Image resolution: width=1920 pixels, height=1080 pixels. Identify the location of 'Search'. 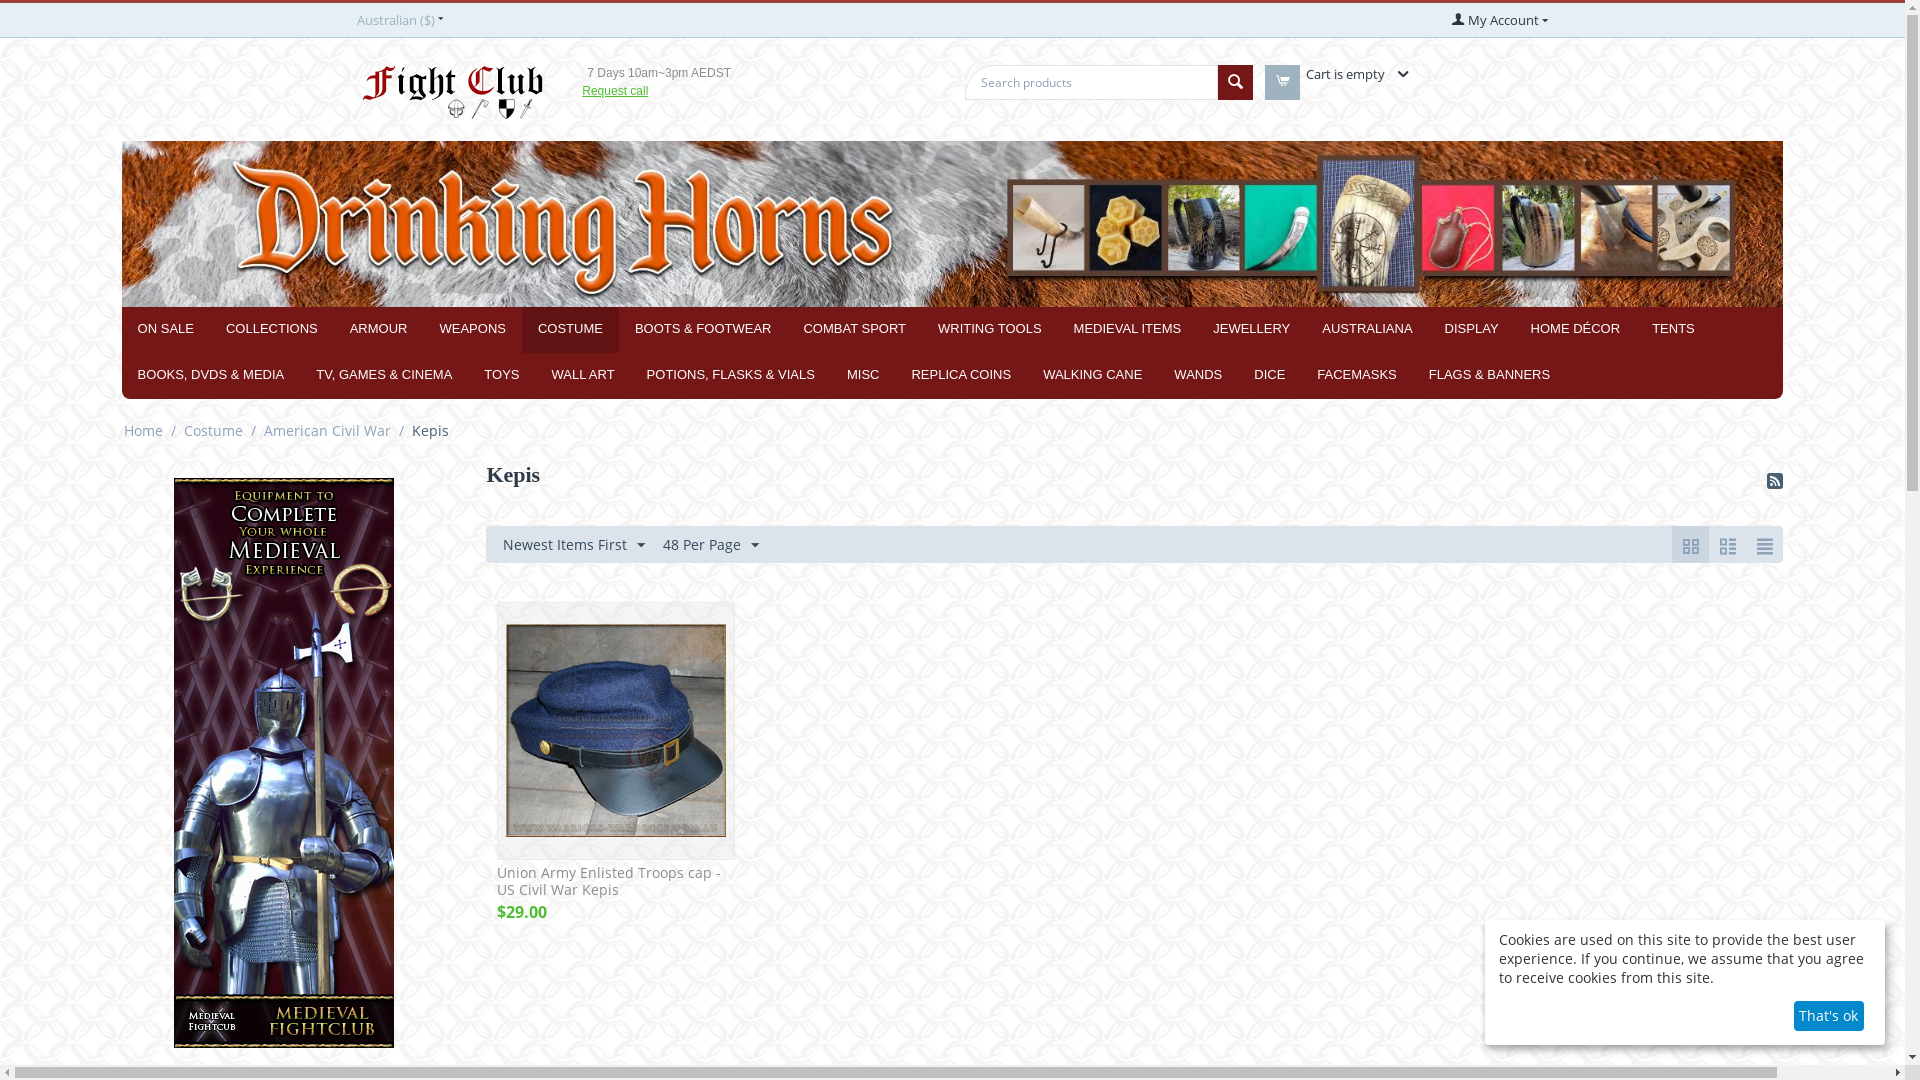
(1234, 81).